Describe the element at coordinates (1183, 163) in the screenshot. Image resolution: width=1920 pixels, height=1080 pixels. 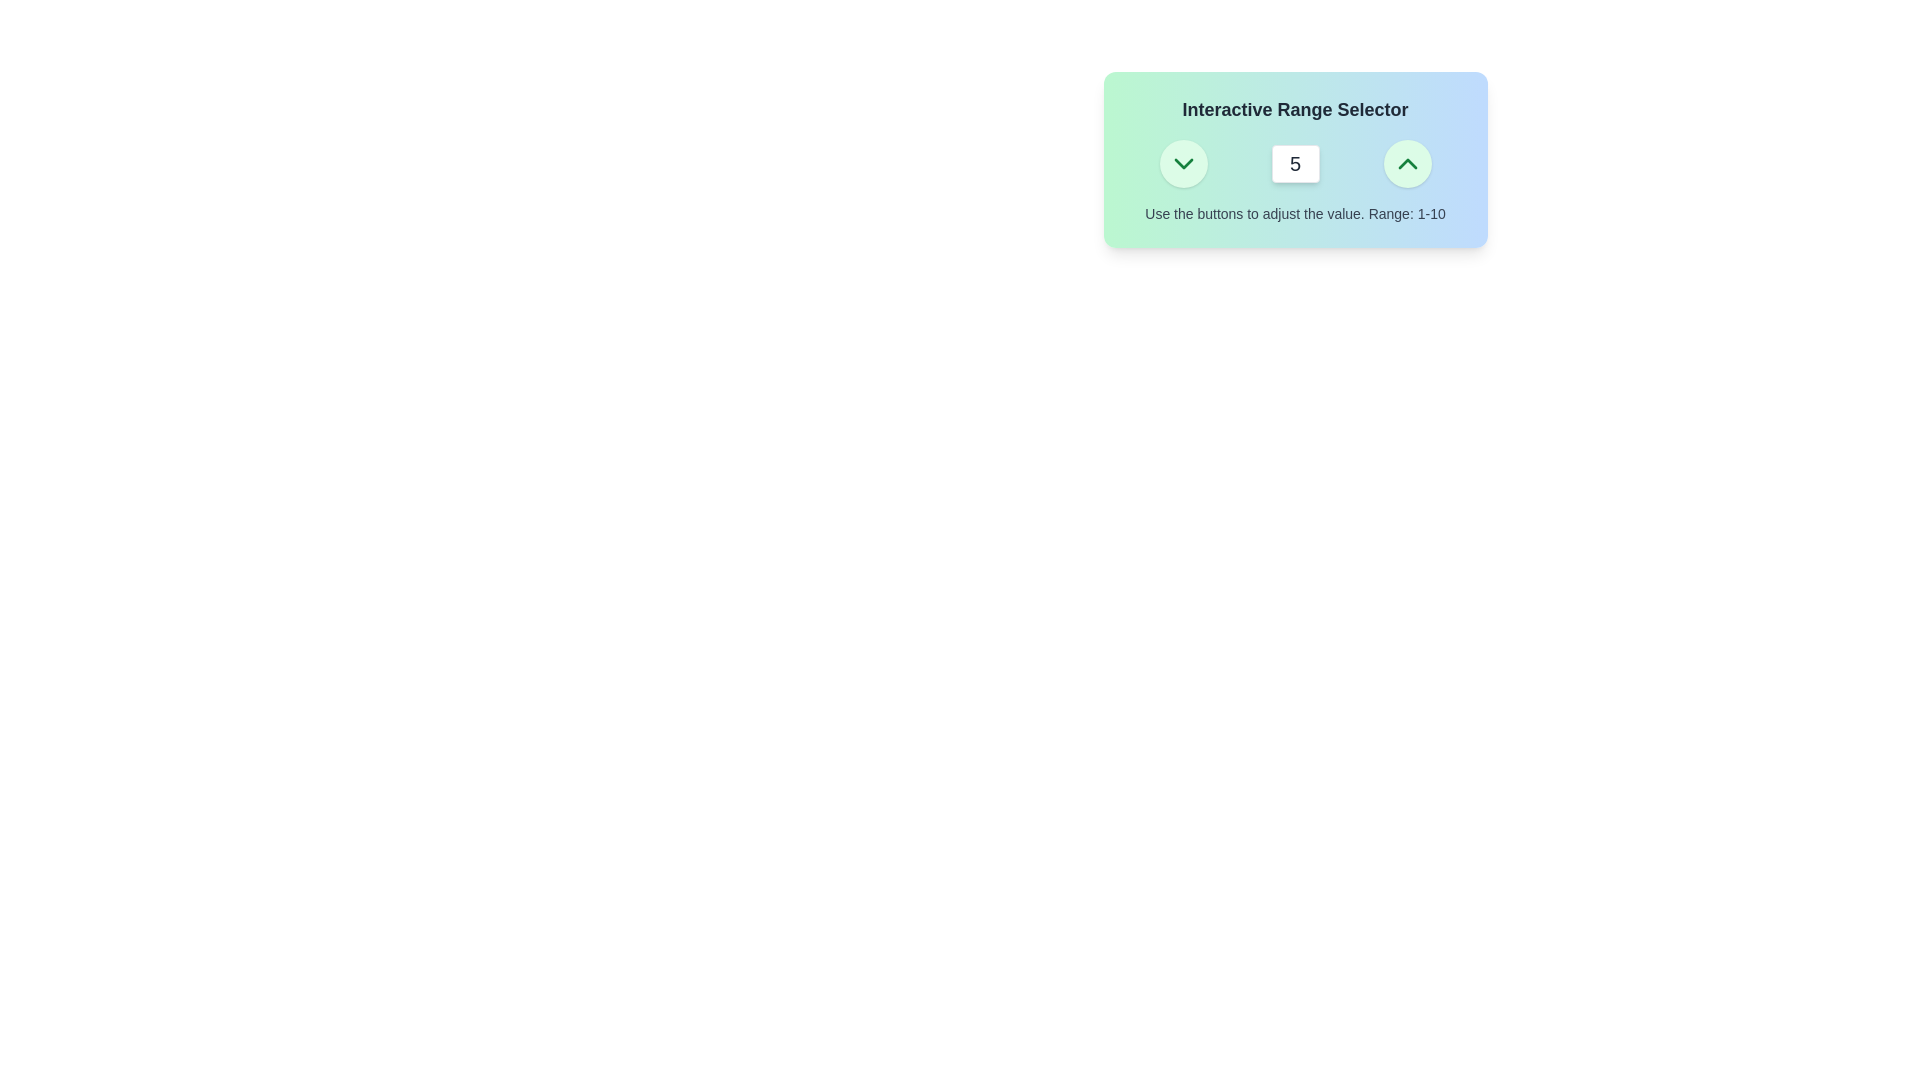
I see `the green chevron icon` at that location.